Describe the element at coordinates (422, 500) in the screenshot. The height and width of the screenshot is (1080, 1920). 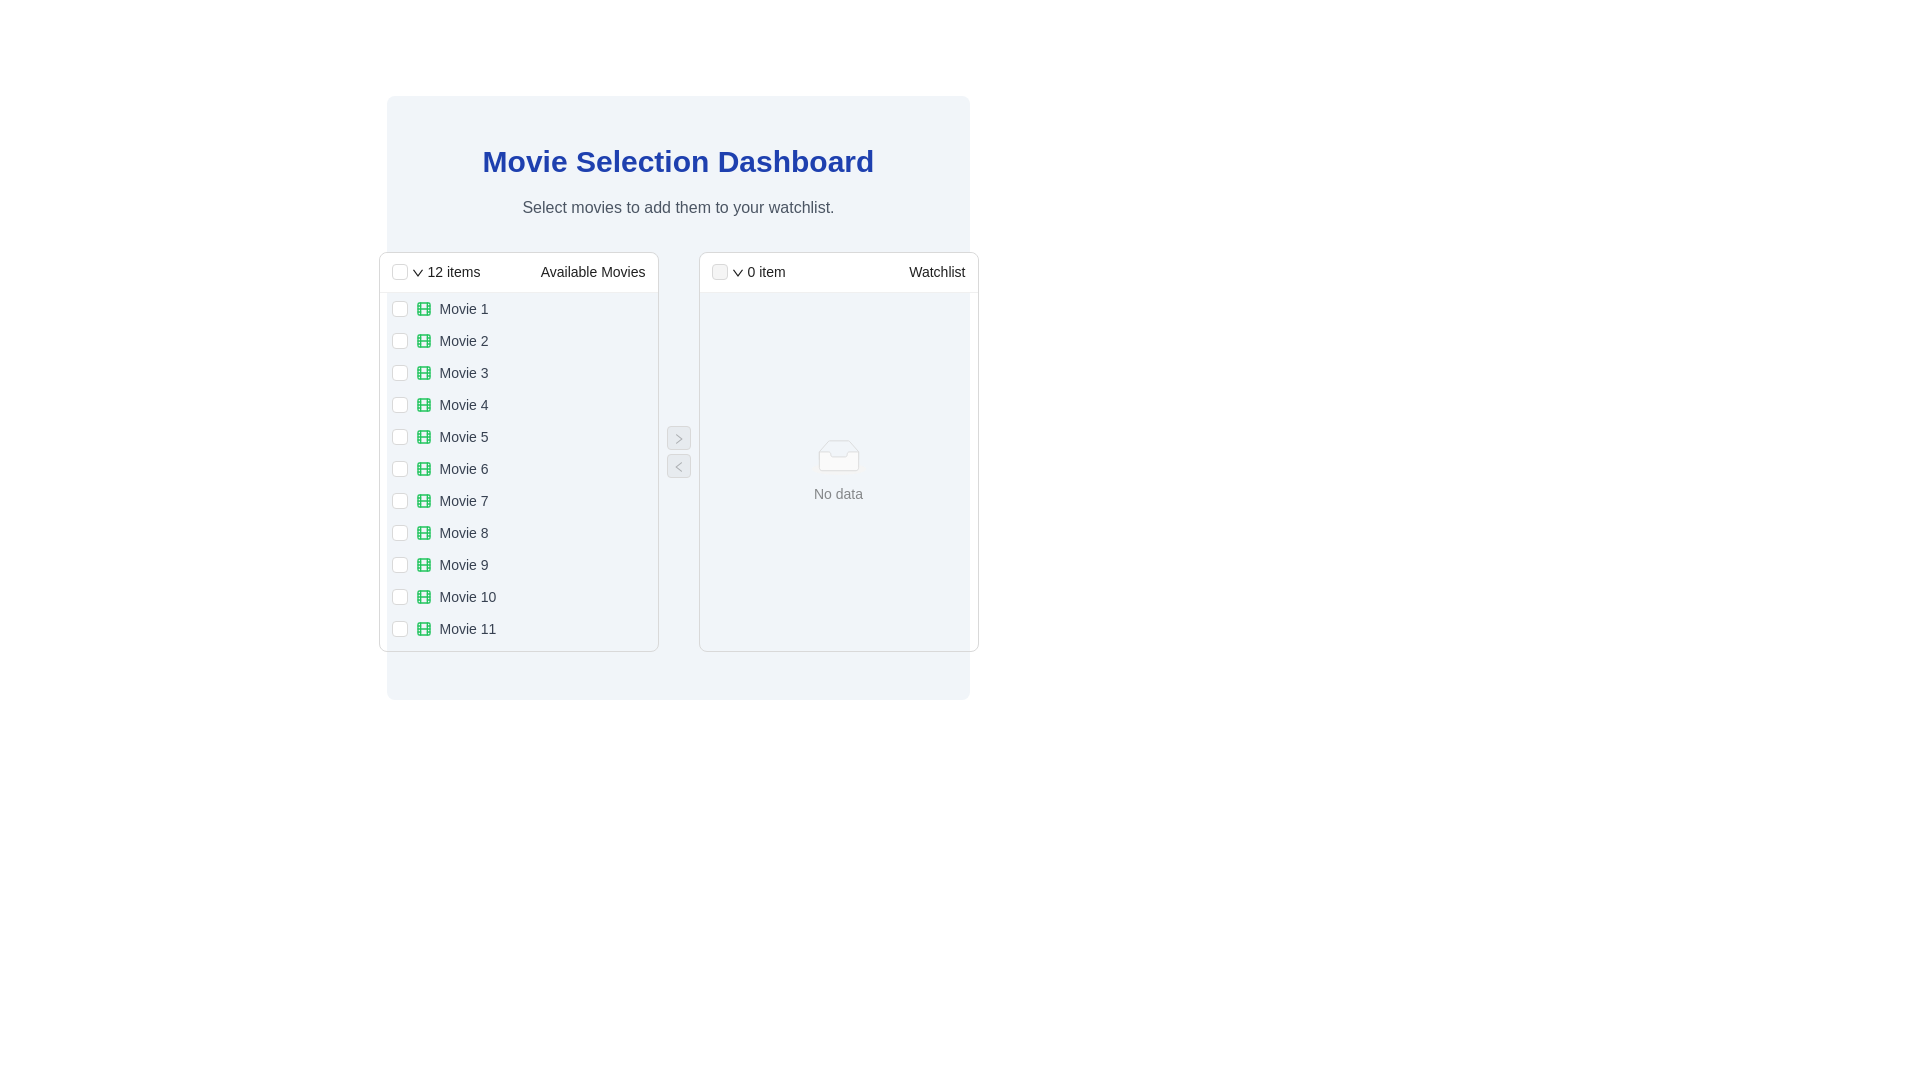
I see `the inner rectangular component of the film roll icon associated with 'Movie 7', which is positioned seventh in the 'Available Movies' list on the left panel` at that location.